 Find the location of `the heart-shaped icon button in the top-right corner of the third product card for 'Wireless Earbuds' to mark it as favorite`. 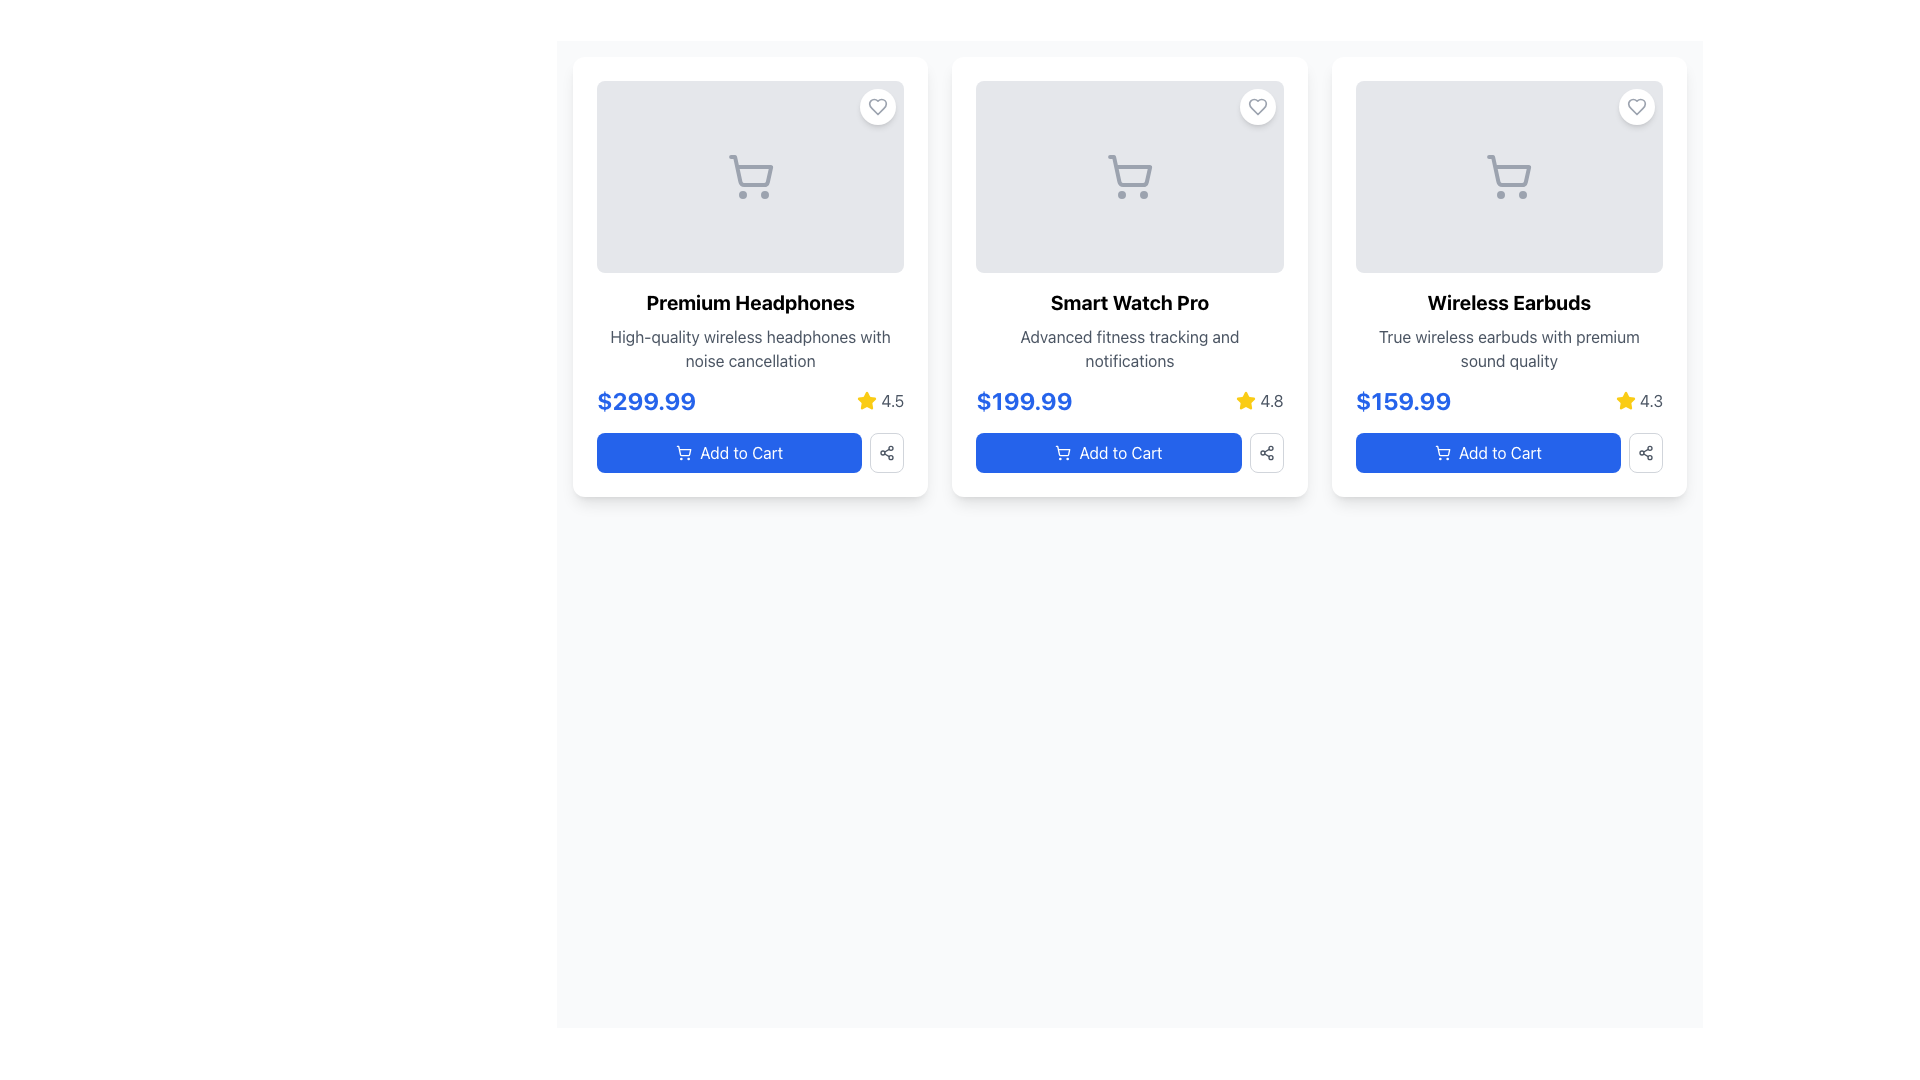

the heart-shaped icon button in the top-right corner of the third product card for 'Wireless Earbuds' to mark it as favorite is located at coordinates (1636, 107).